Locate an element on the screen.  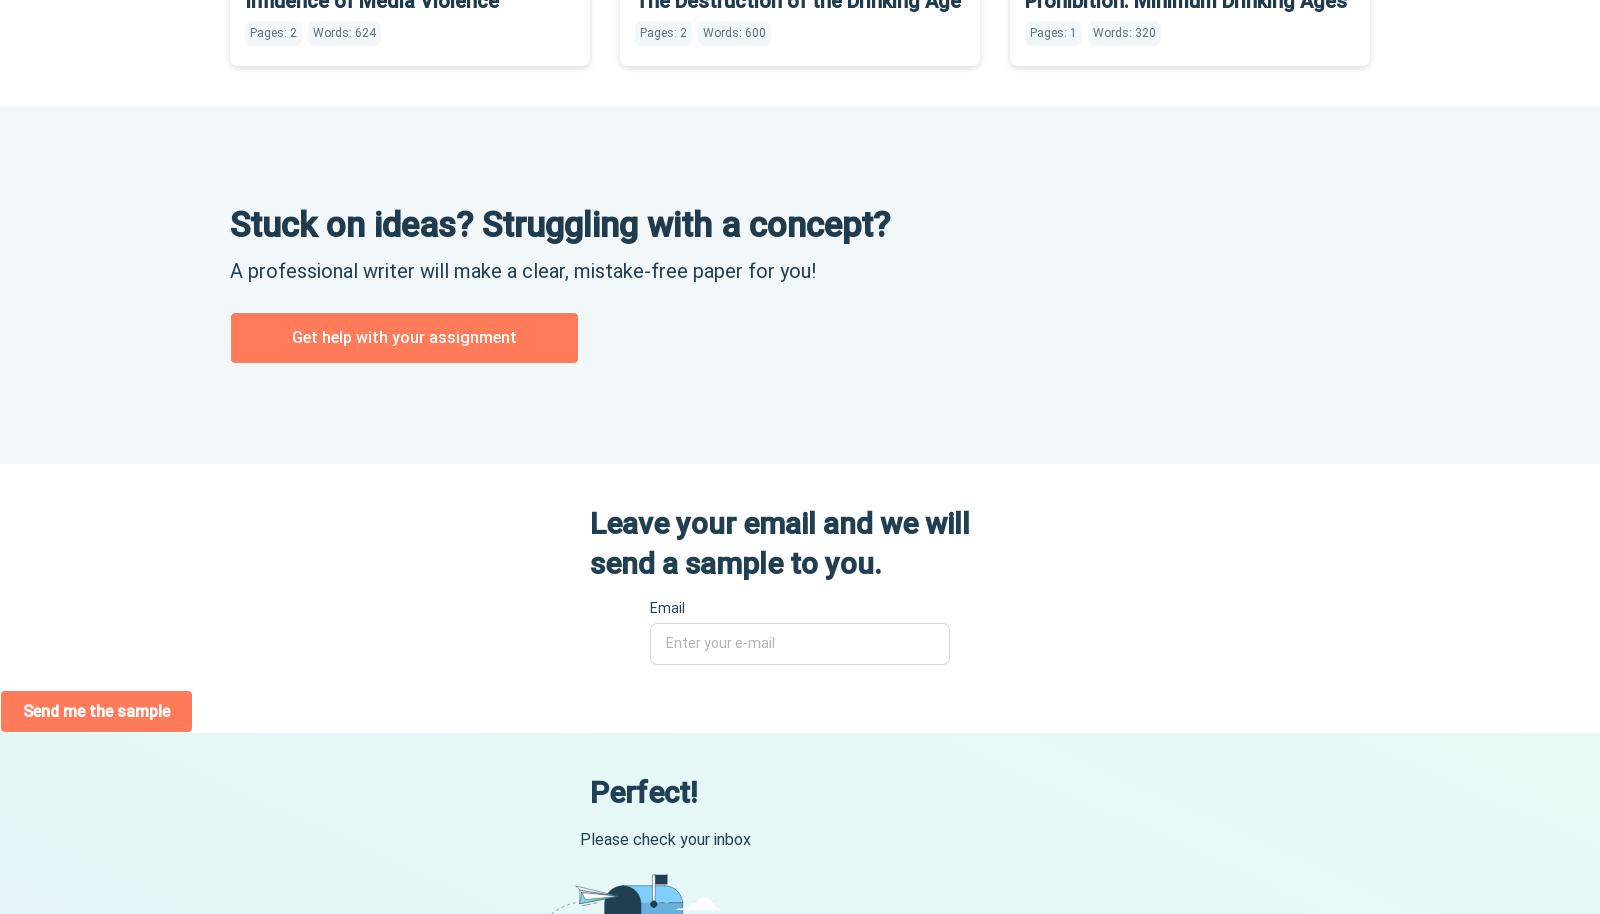
'Send me the sample' is located at coordinates (95, 709).